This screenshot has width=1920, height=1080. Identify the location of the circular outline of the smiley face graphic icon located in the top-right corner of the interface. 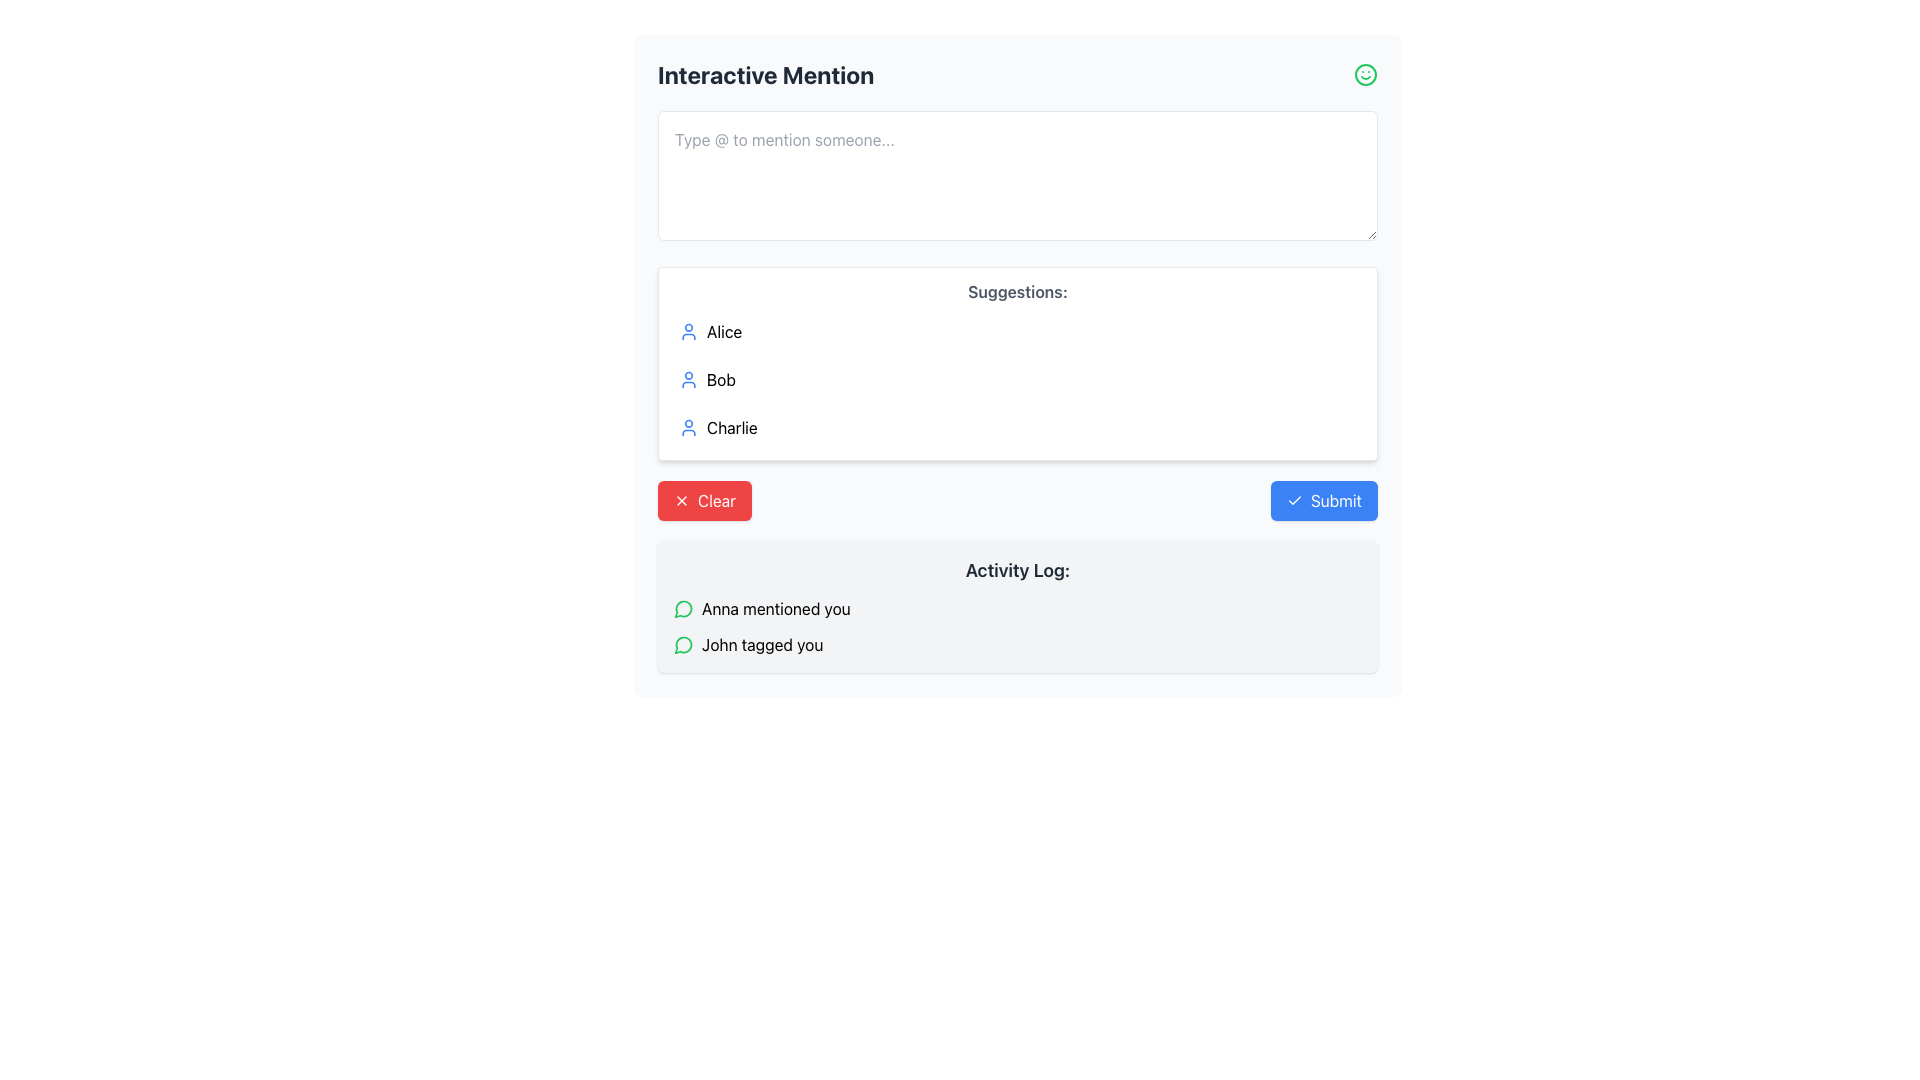
(1365, 73).